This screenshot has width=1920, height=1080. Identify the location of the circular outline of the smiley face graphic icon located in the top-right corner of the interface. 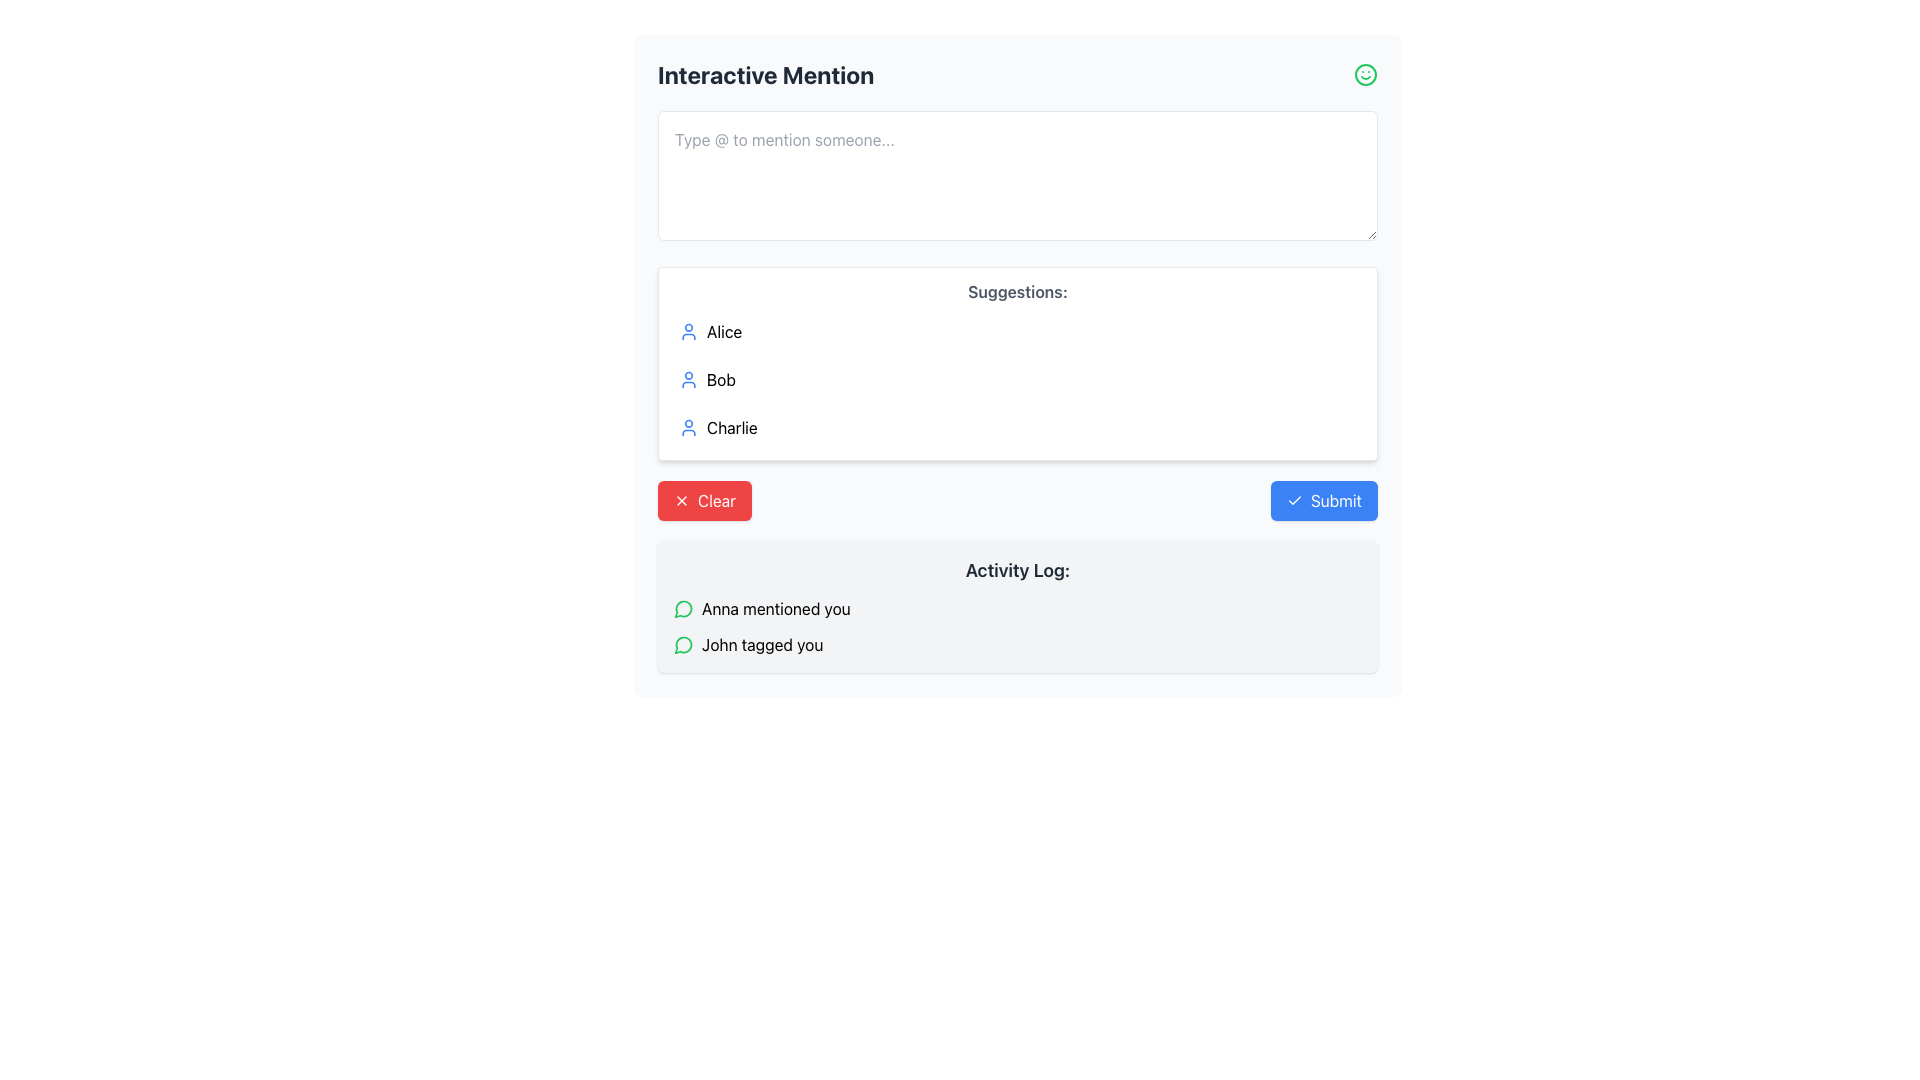
(1365, 73).